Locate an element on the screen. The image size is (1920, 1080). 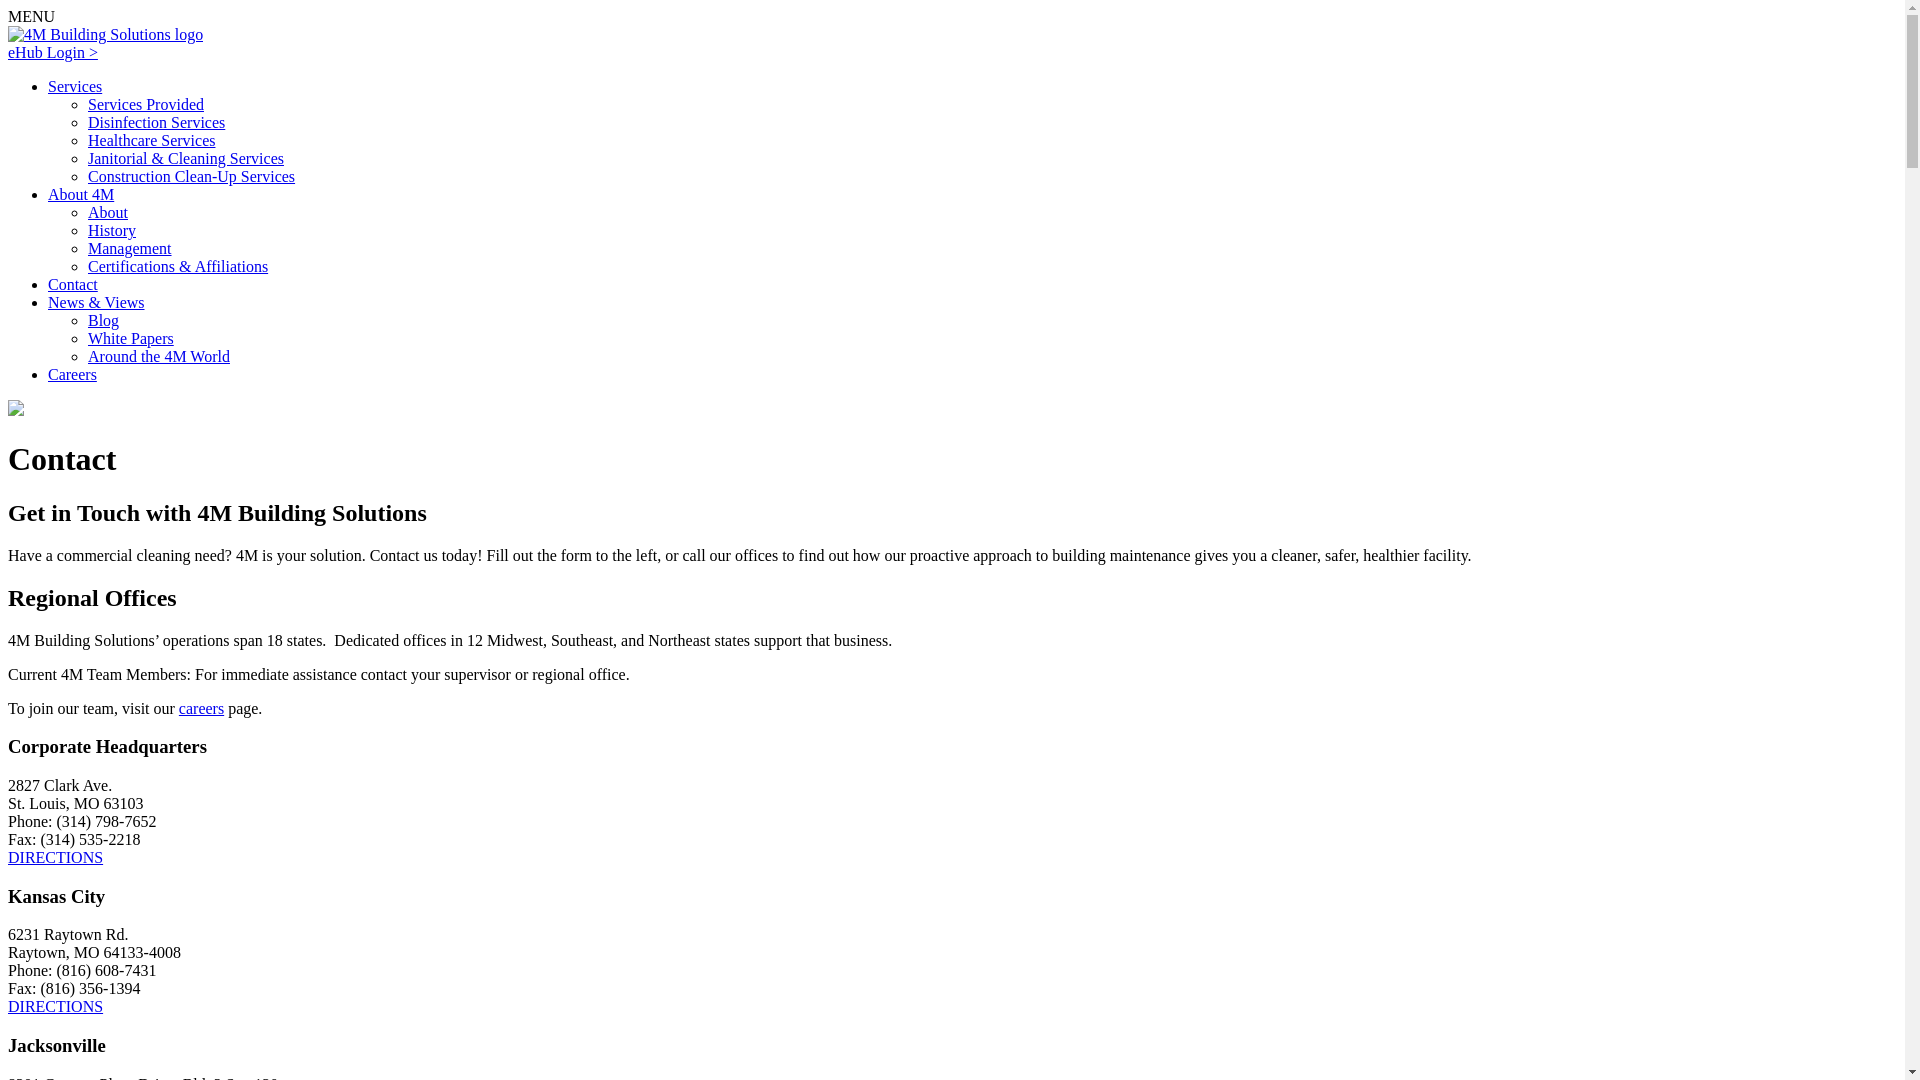
'DIRECTIONS' is located at coordinates (55, 1006).